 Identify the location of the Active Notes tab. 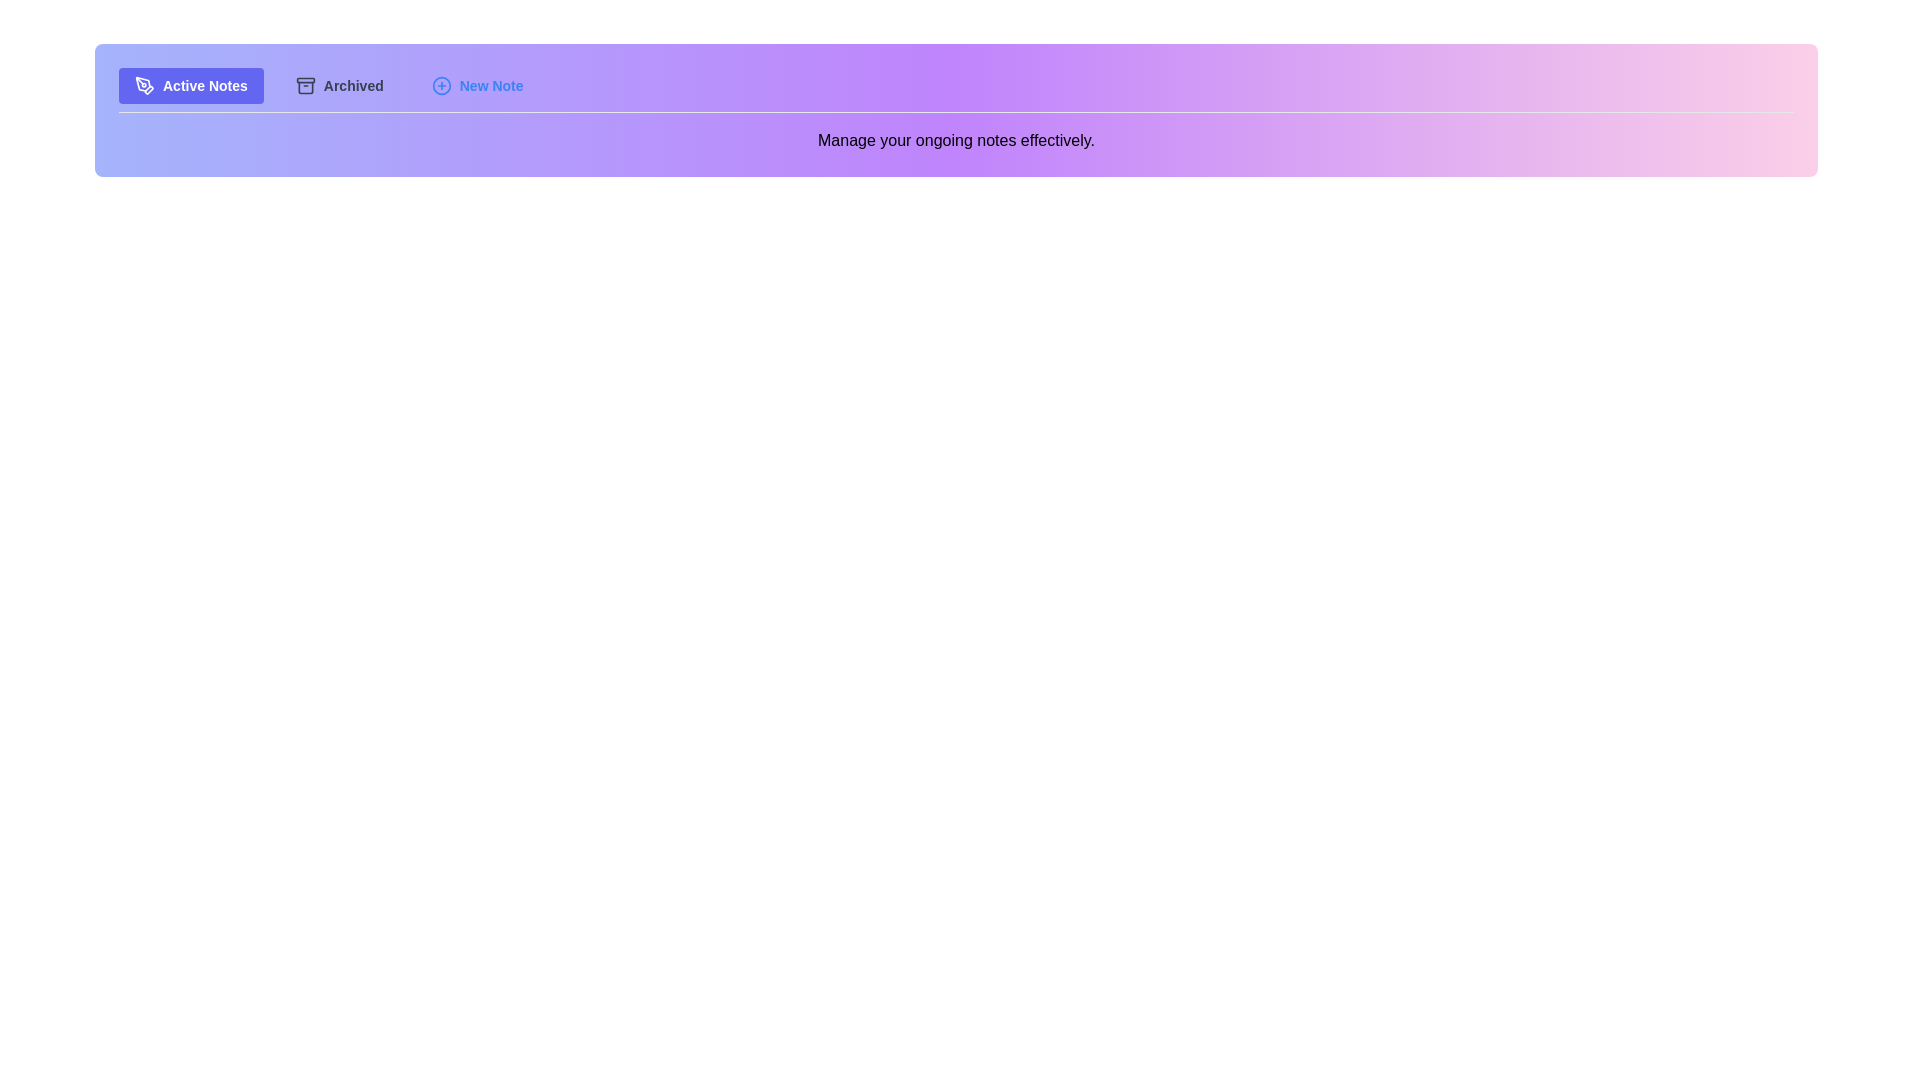
(191, 84).